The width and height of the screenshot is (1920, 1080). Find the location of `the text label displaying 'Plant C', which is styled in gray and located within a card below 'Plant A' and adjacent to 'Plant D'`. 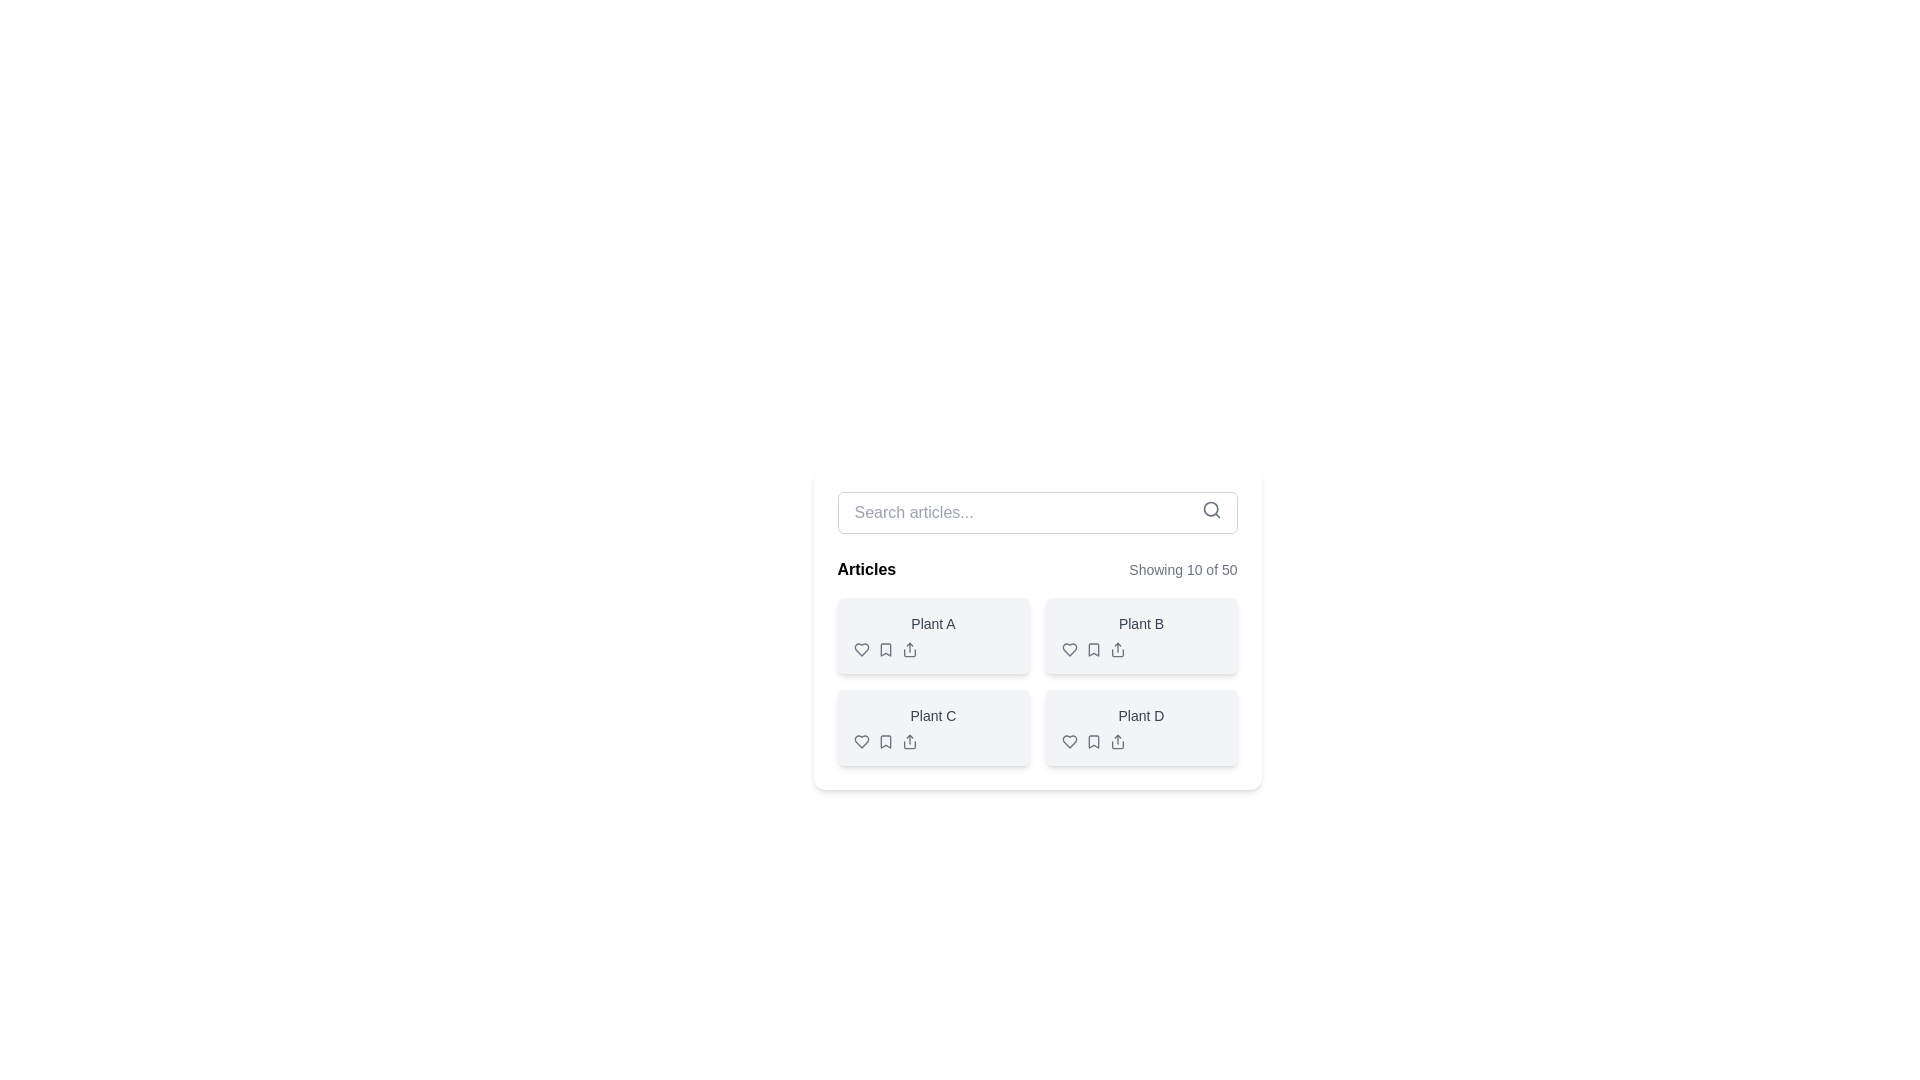

the text label displaying 'Plant C', which is styled in gray and located within a card below 'Plant A' and adjacent to 'Plant D' is located at coordinates (932, 715).